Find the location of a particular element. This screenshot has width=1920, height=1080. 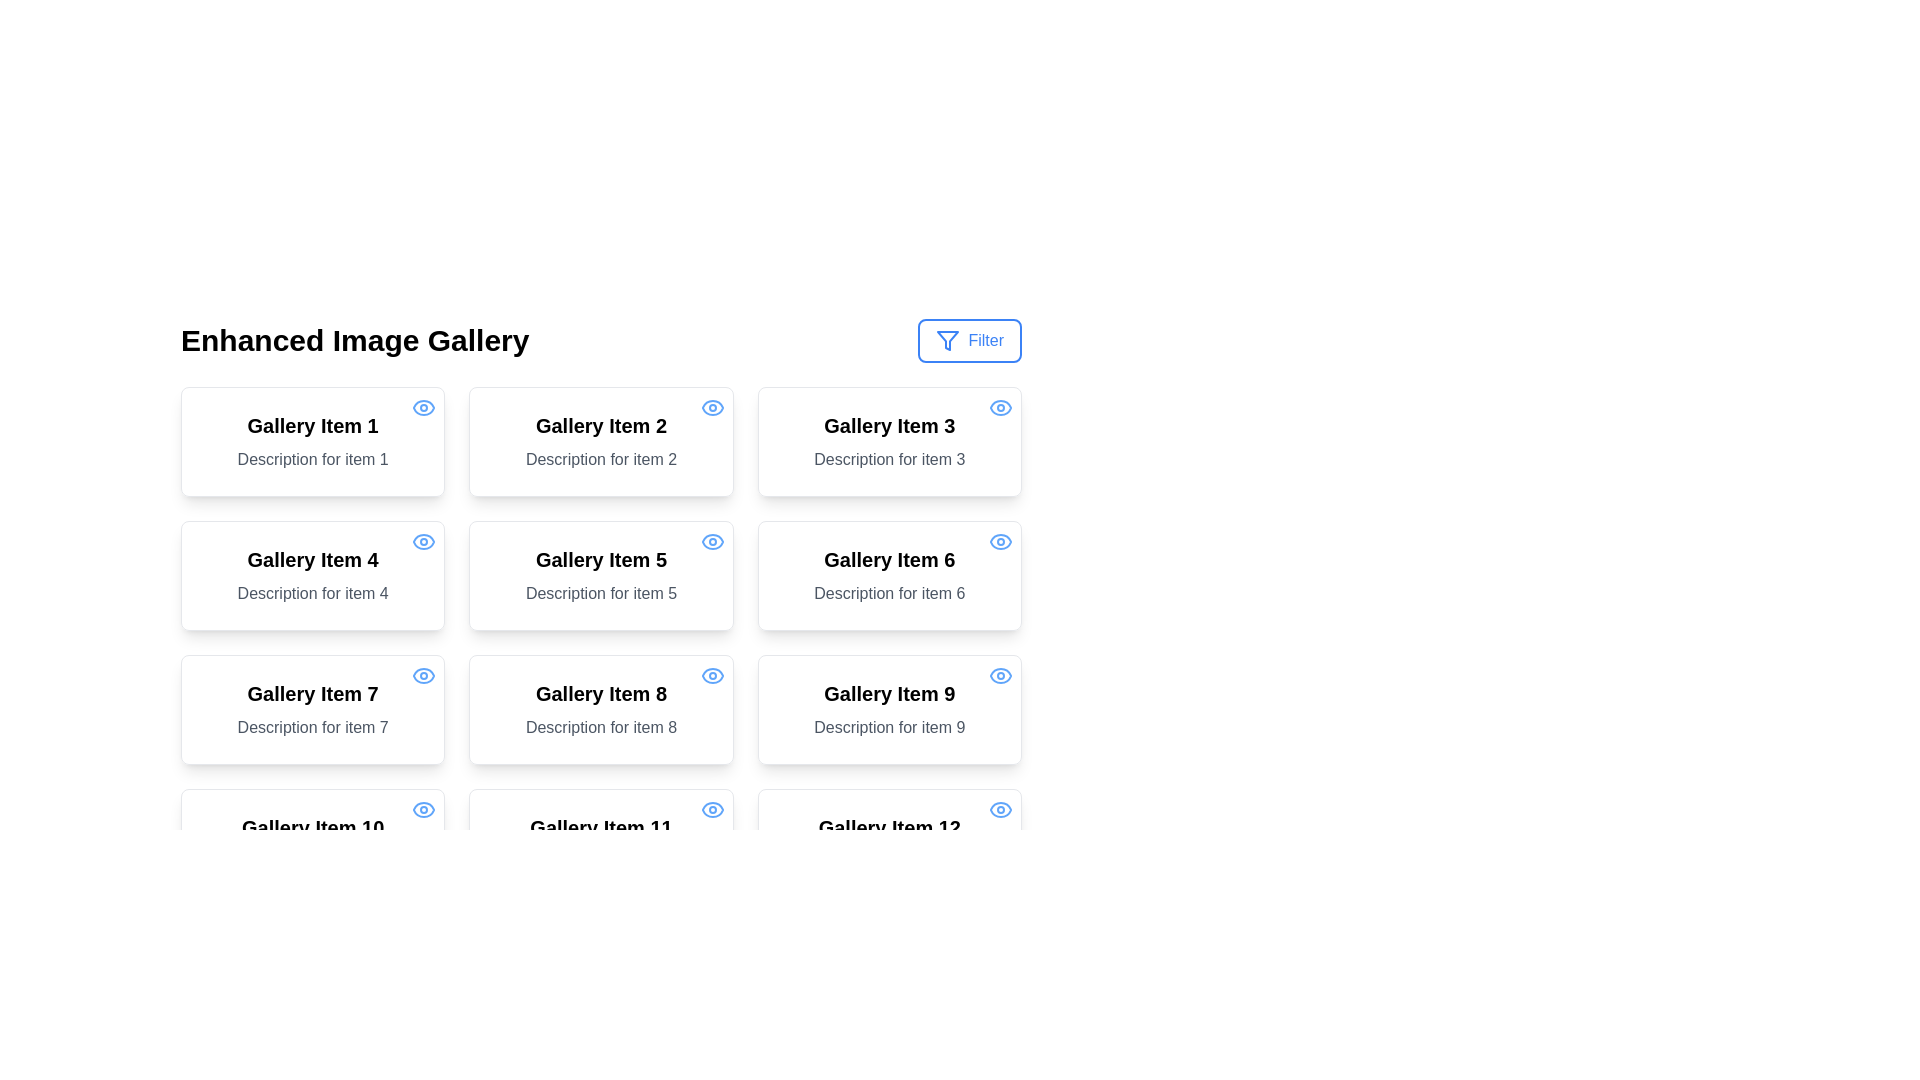

descriptive text label located below the header 'Gallery Item 3' within the bordered and rounded rectangular card representing 'Gallery Item 3' is located at coordinates (888, 459).